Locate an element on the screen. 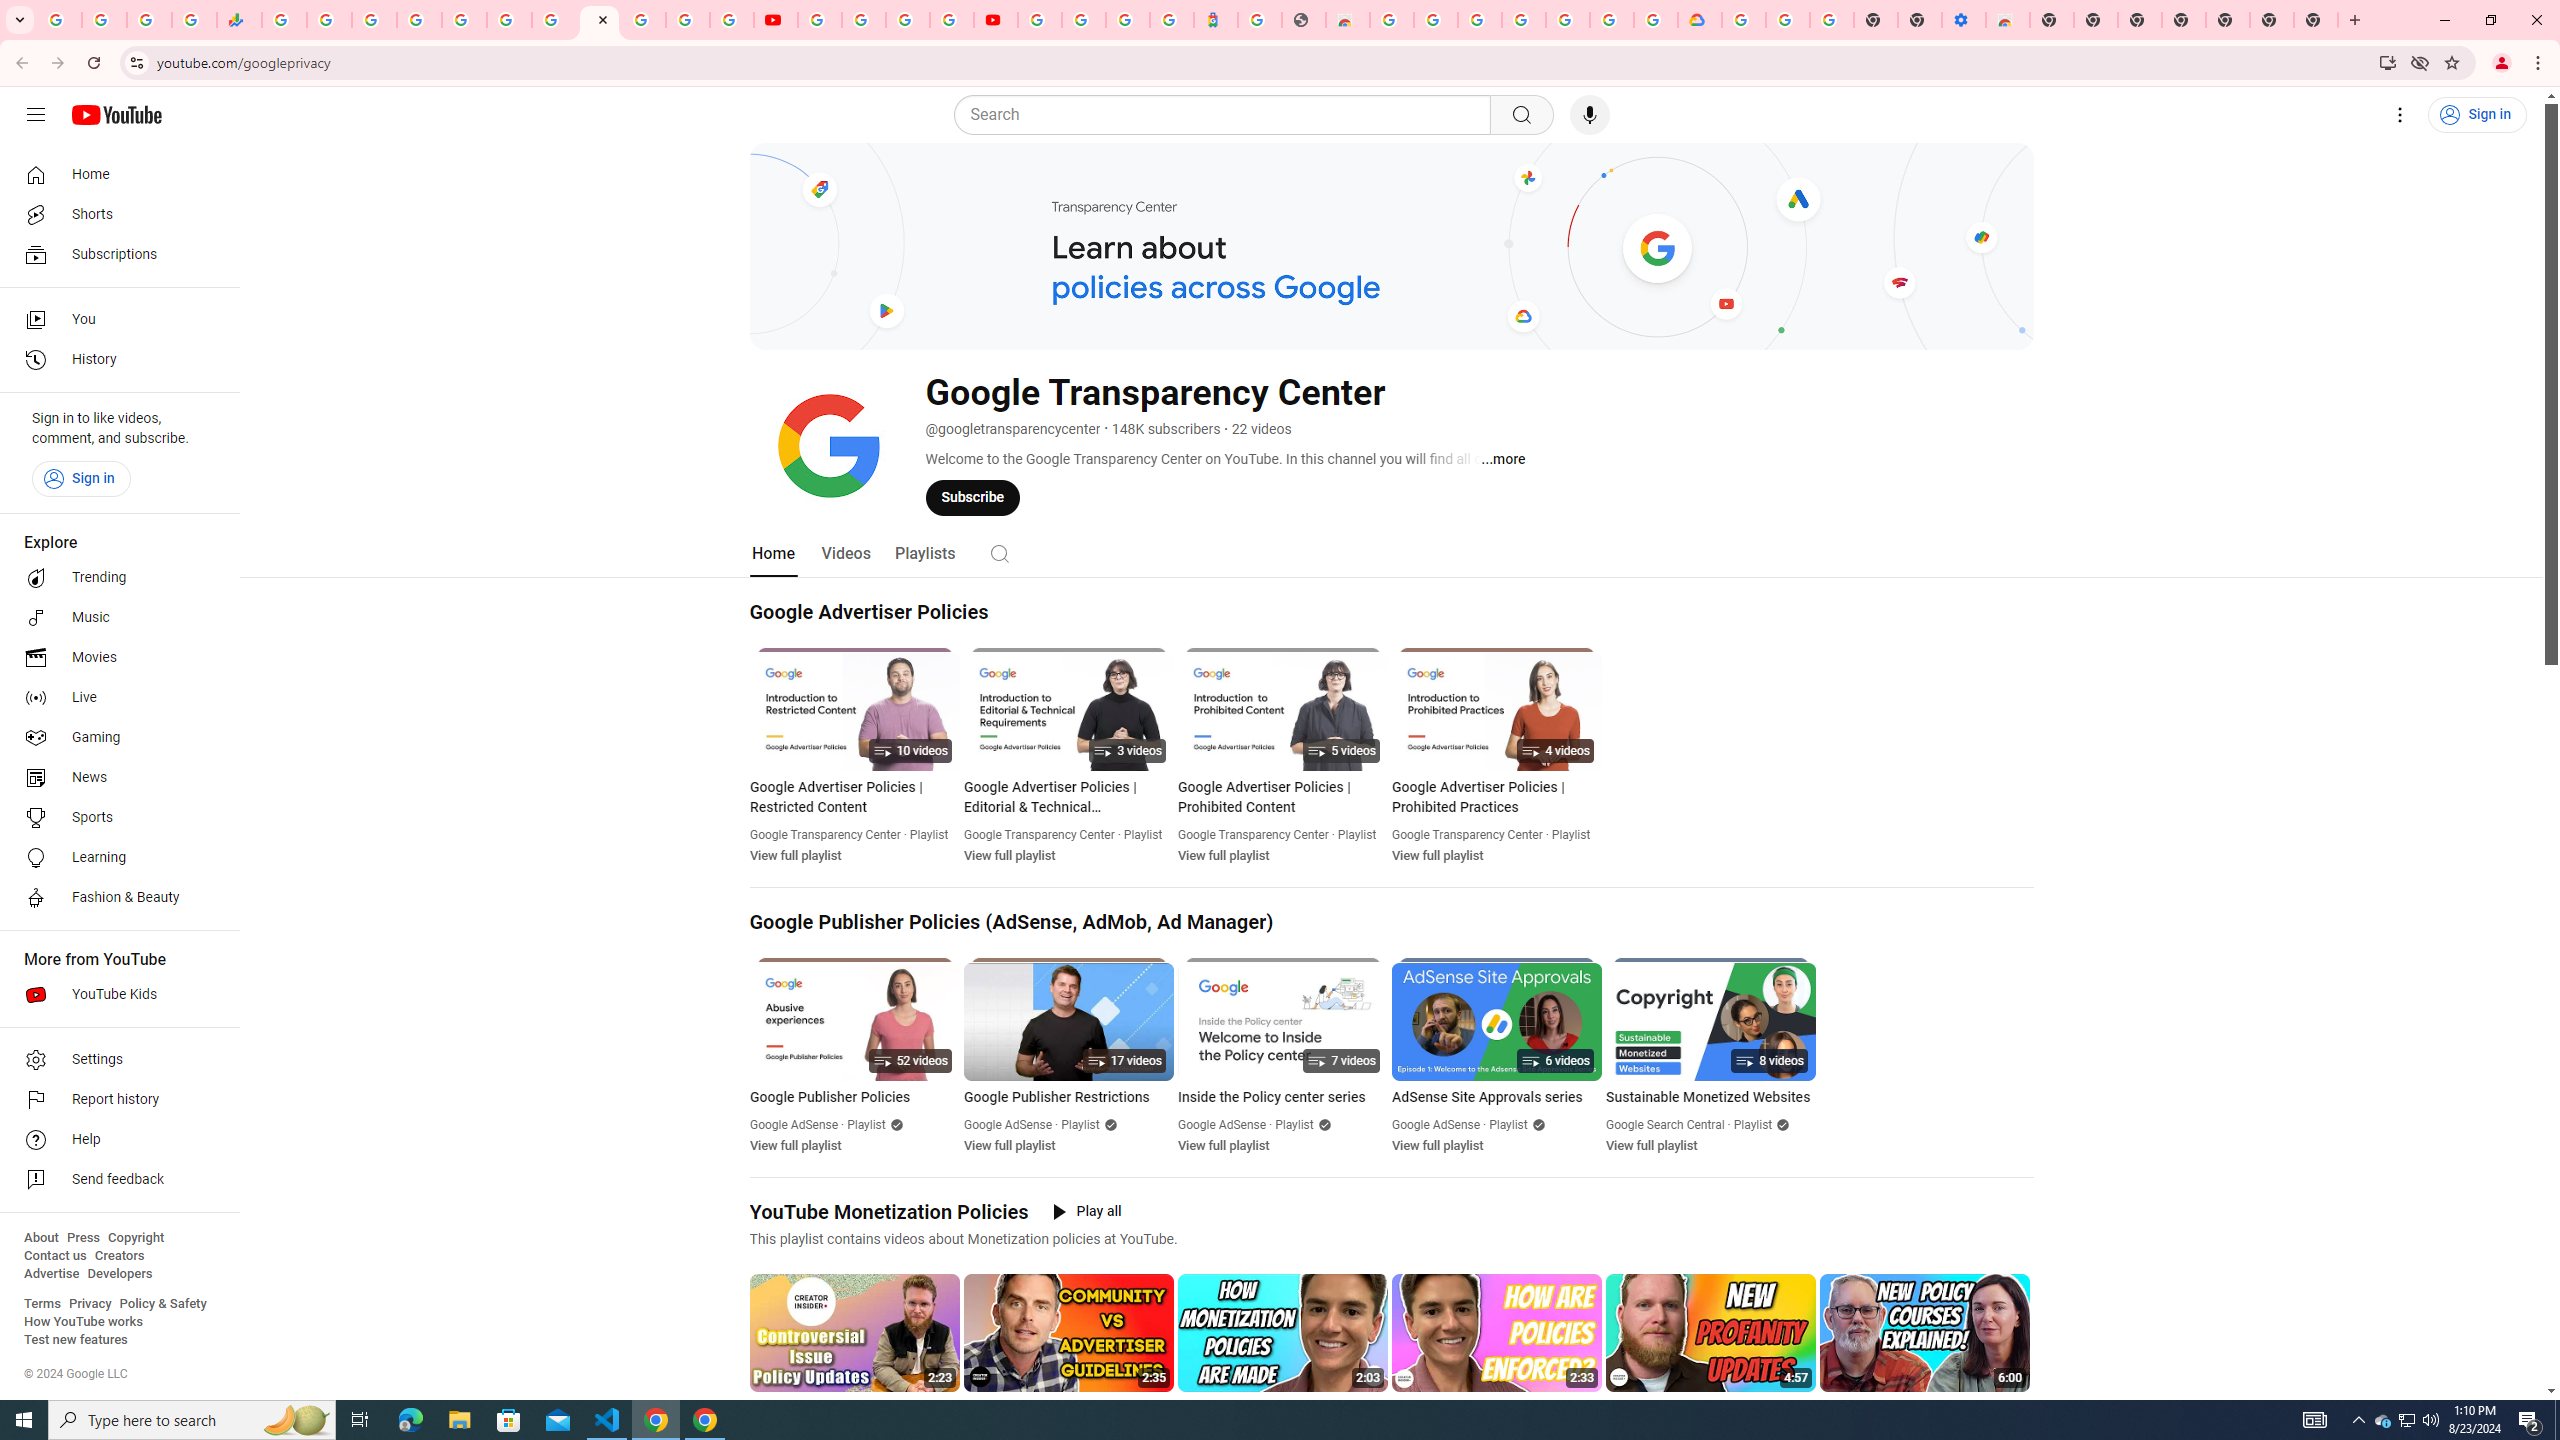  'Privacy' is located at coordinates (89, 1302).